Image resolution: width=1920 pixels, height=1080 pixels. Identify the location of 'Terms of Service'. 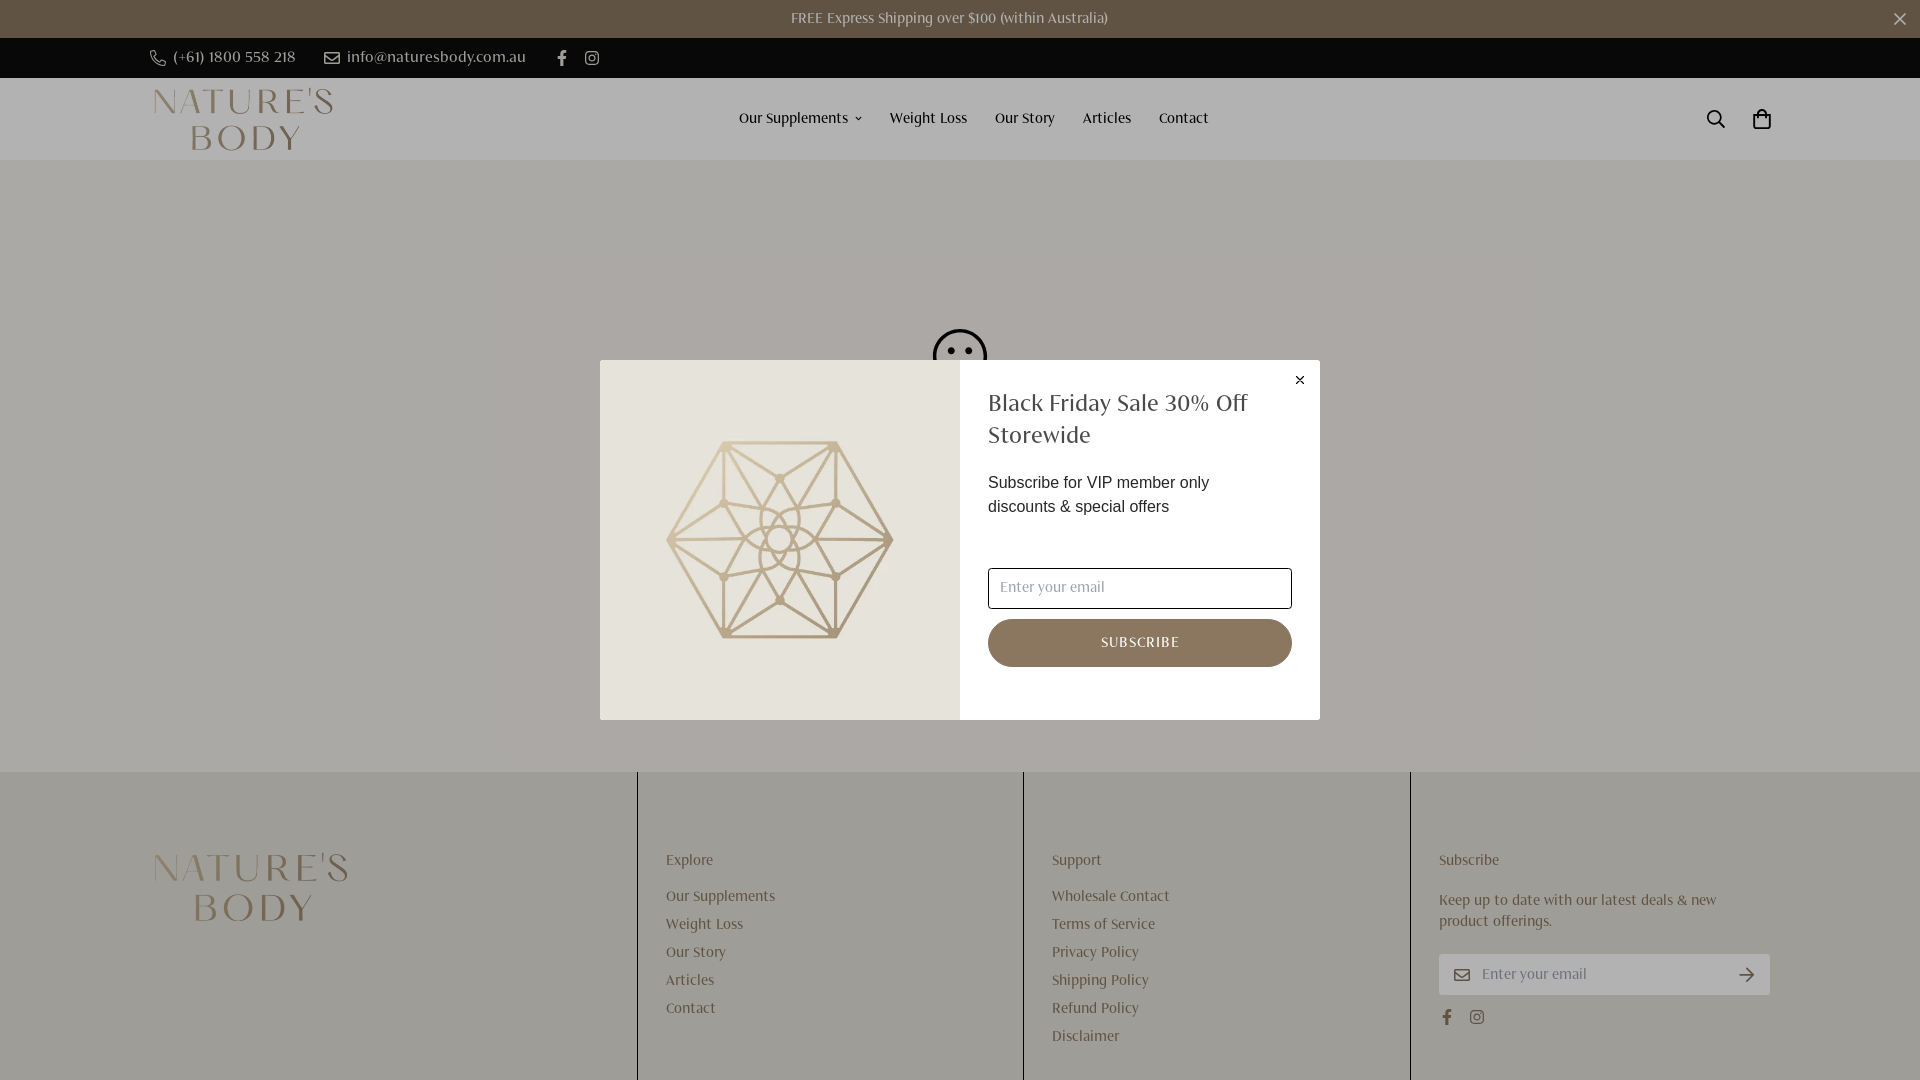
(1050, 925).